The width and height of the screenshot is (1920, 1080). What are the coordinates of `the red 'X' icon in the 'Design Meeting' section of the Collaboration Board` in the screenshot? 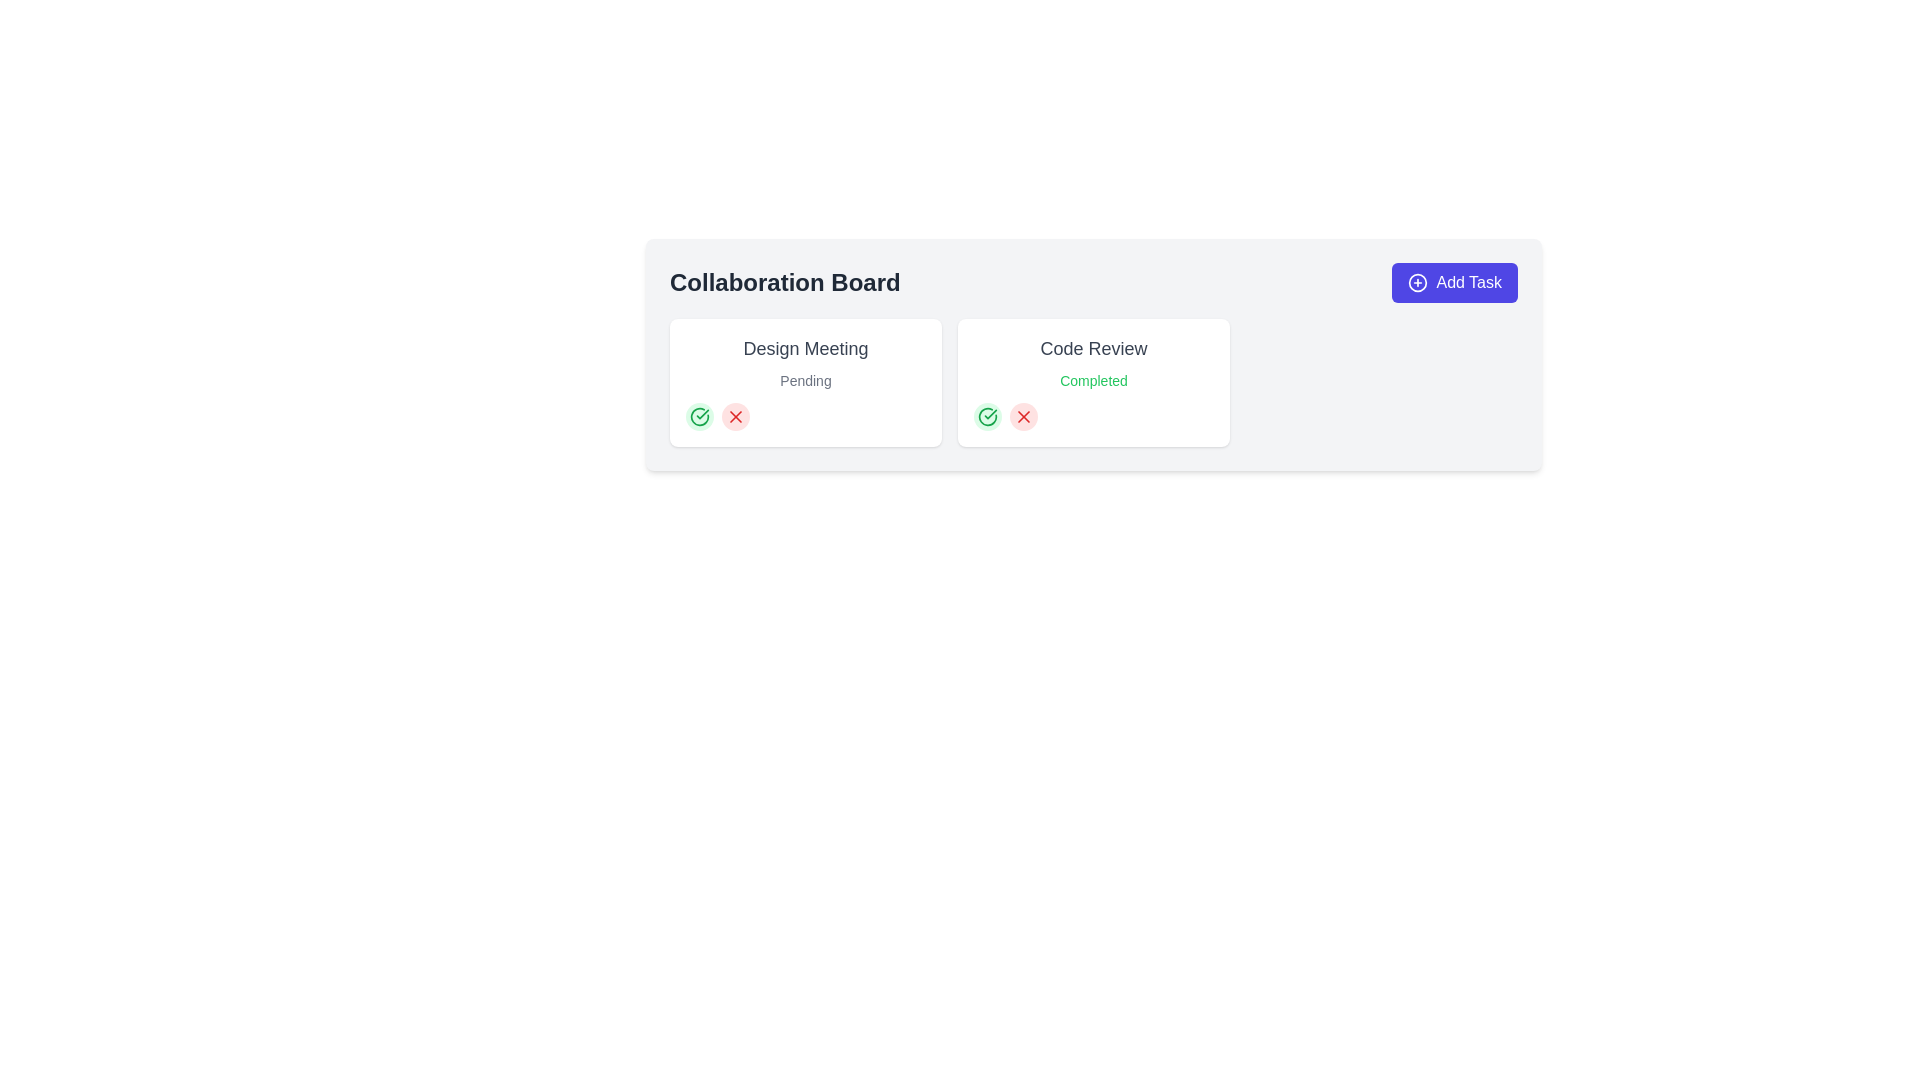 It's located at (734, 415).